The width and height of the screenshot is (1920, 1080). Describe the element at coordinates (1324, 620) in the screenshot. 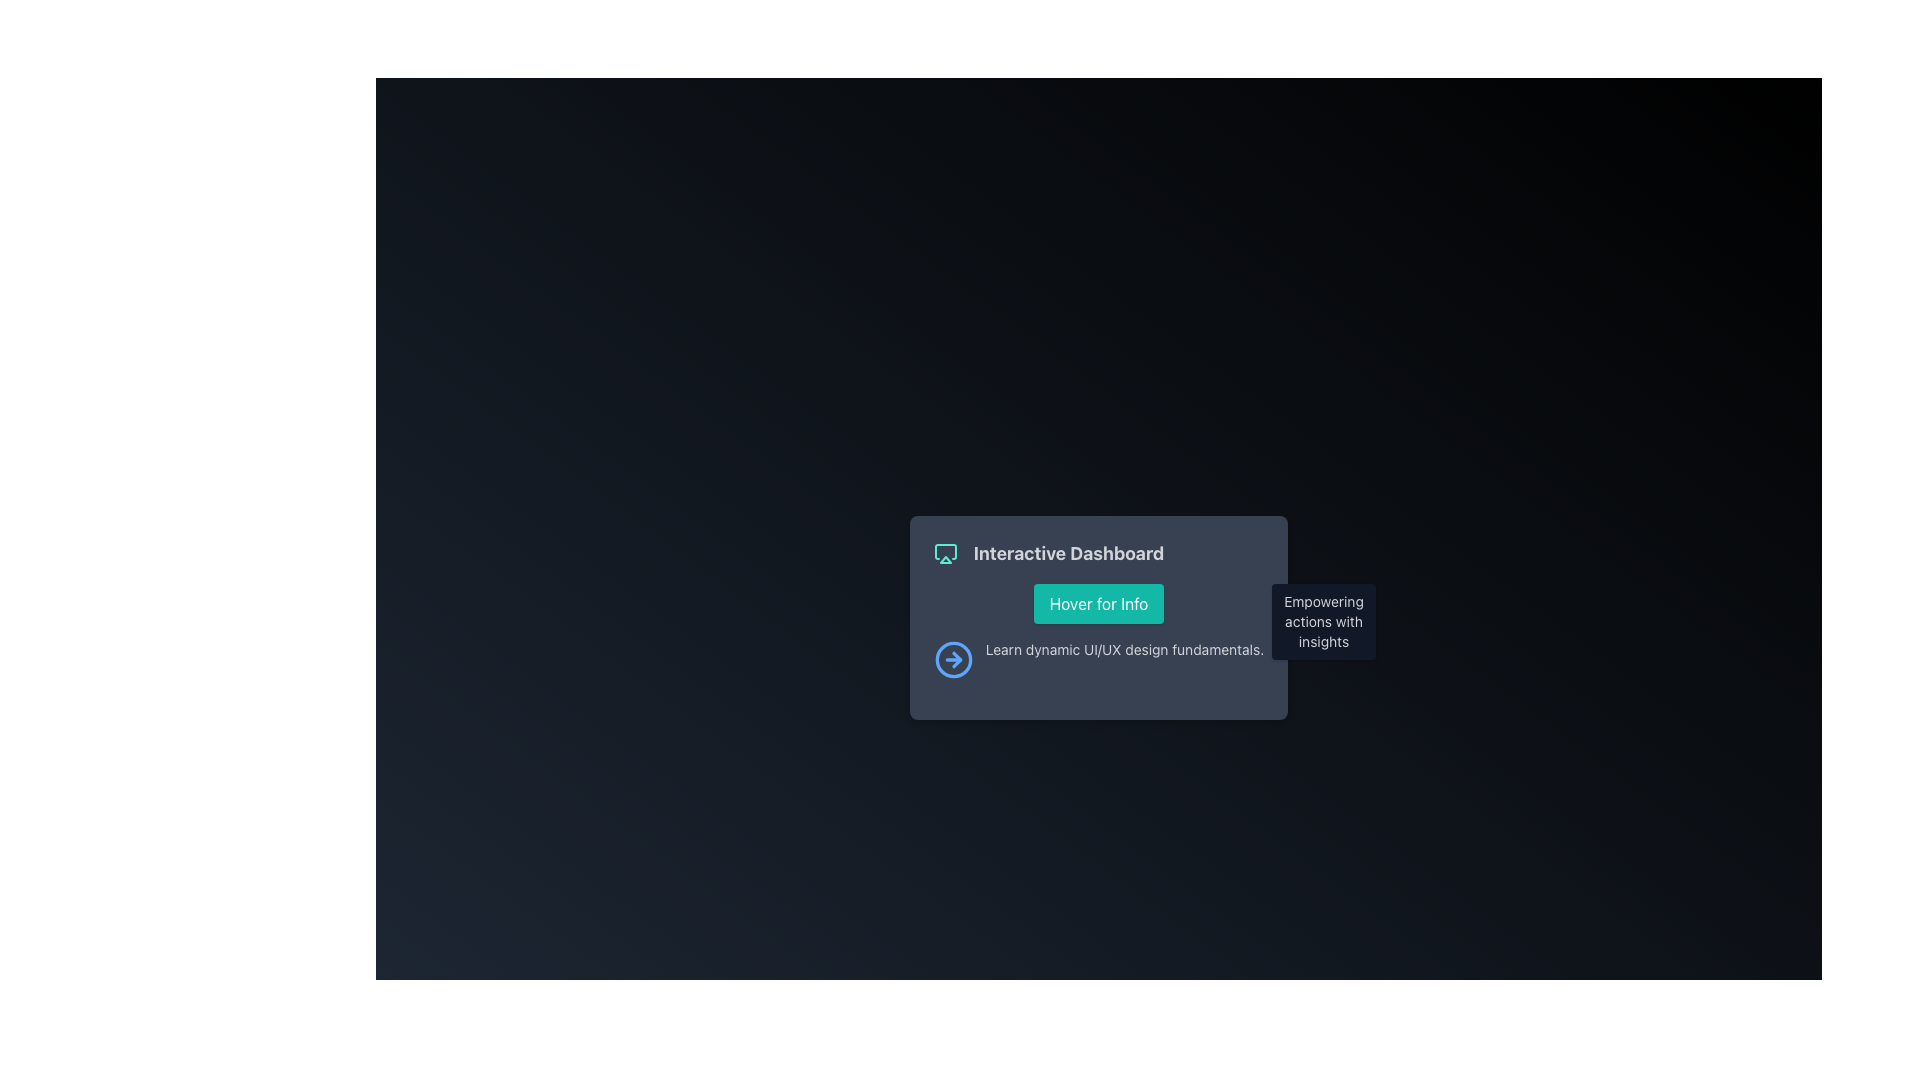

I see `the tooltip with the text 'Empowering actions with insights' which has a dark gray background and is located to the right of the 'Hover for Info' button` at that location.